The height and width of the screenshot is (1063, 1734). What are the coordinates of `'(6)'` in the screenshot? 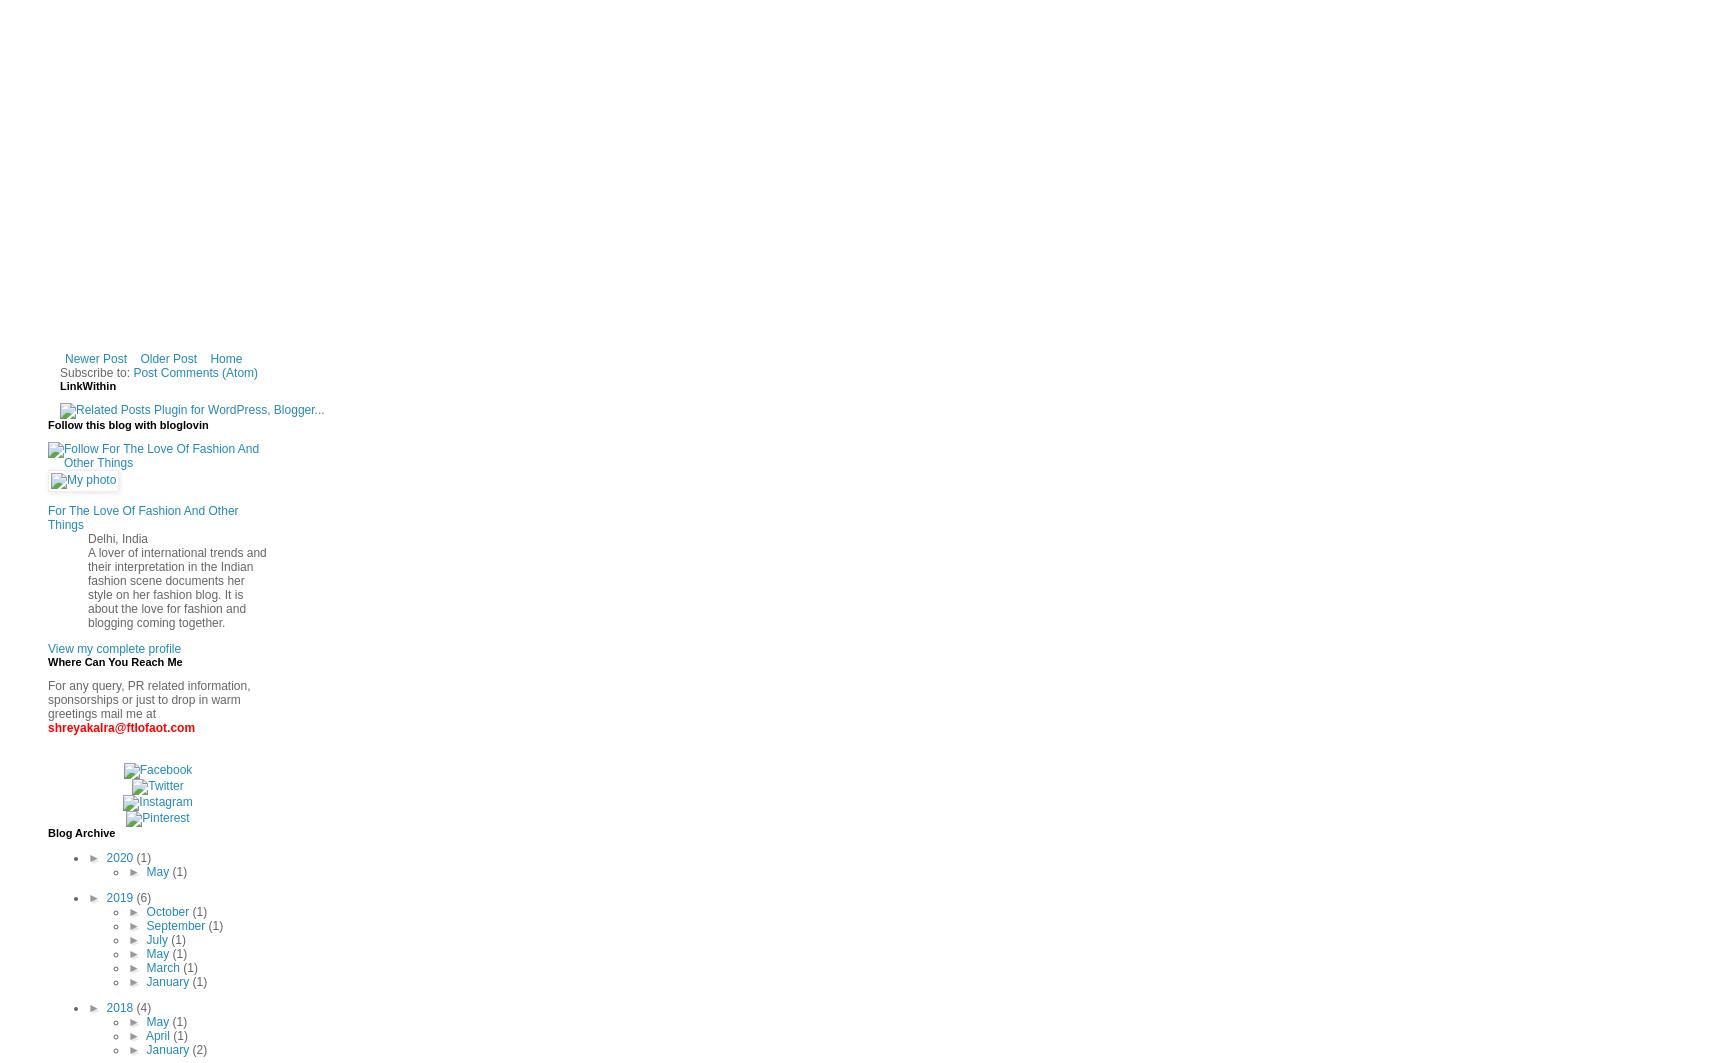 It's located at (143, 897).